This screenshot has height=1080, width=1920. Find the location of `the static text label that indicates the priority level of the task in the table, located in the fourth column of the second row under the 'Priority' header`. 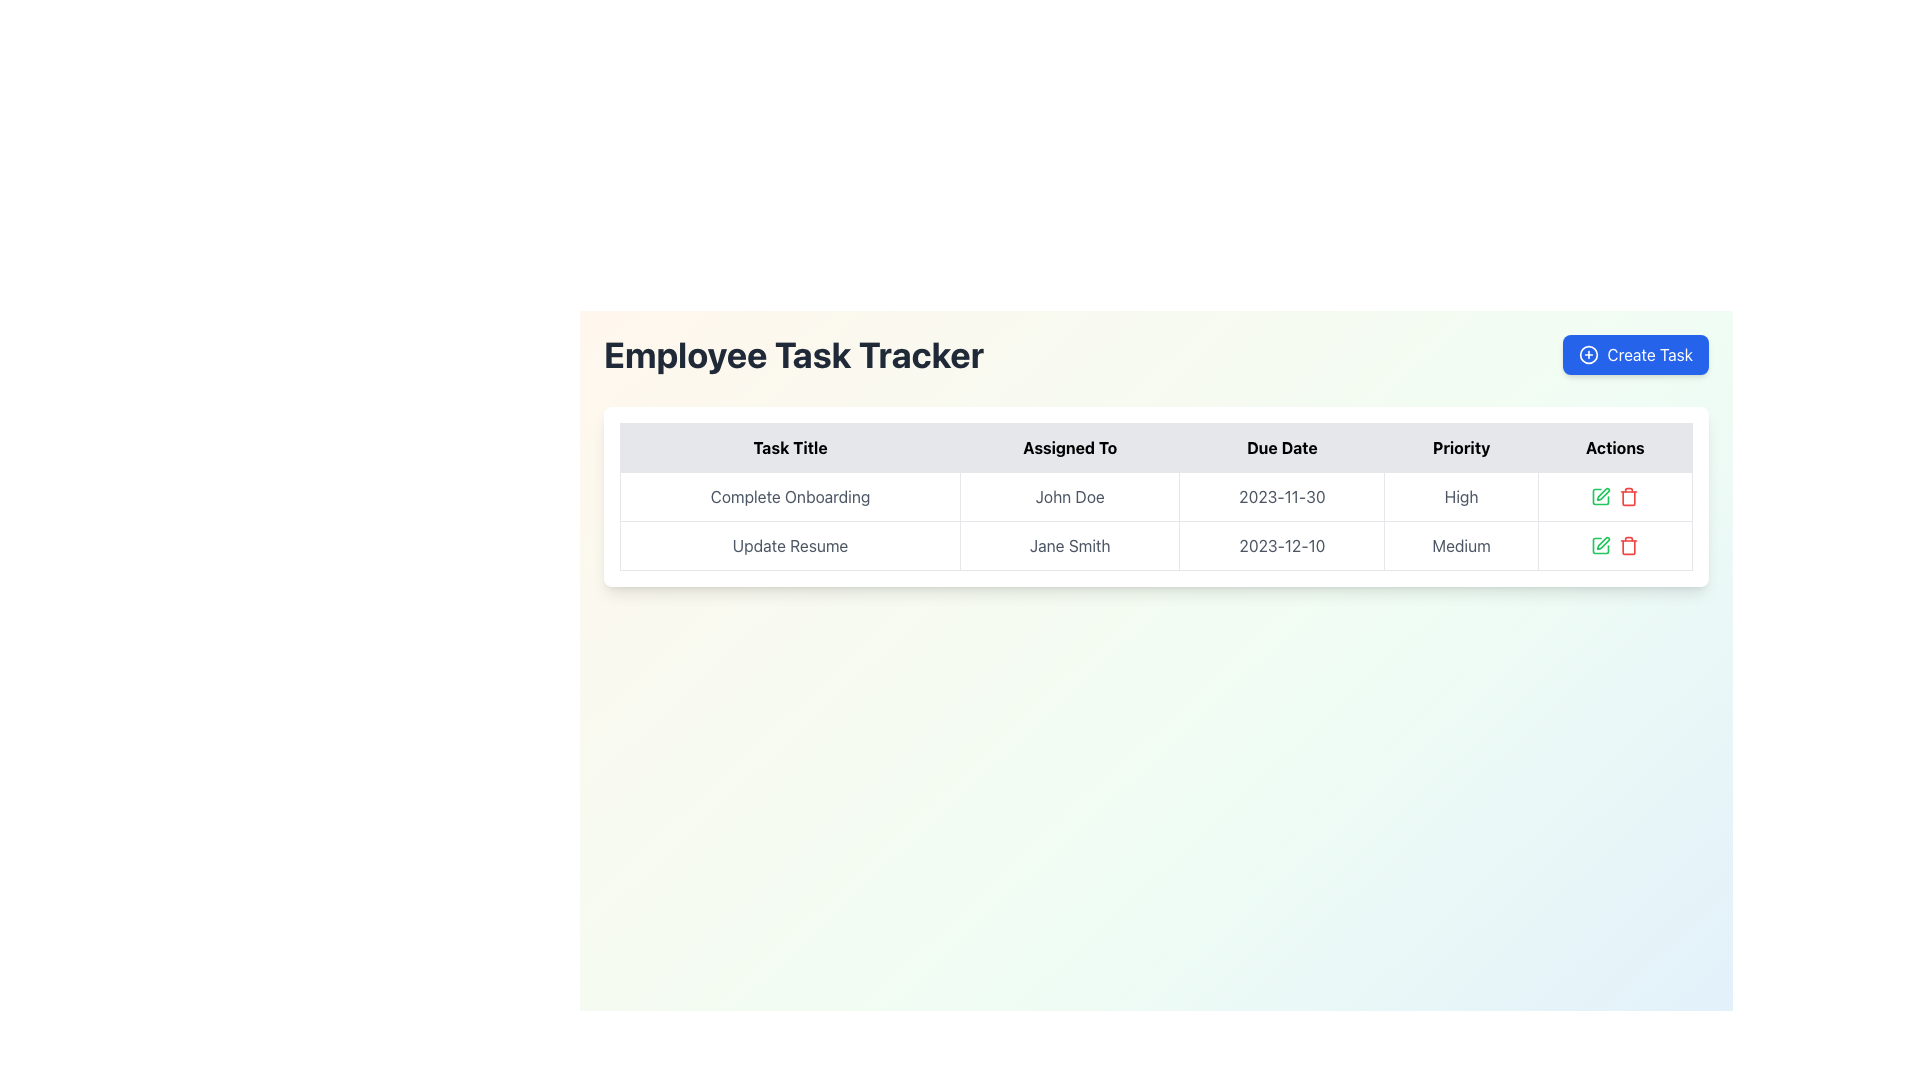

the static text label that indicates the priority level of the task in the table, located in the fourth column of the second row under the 'Priority' header is located at coordinates (1461, 546).